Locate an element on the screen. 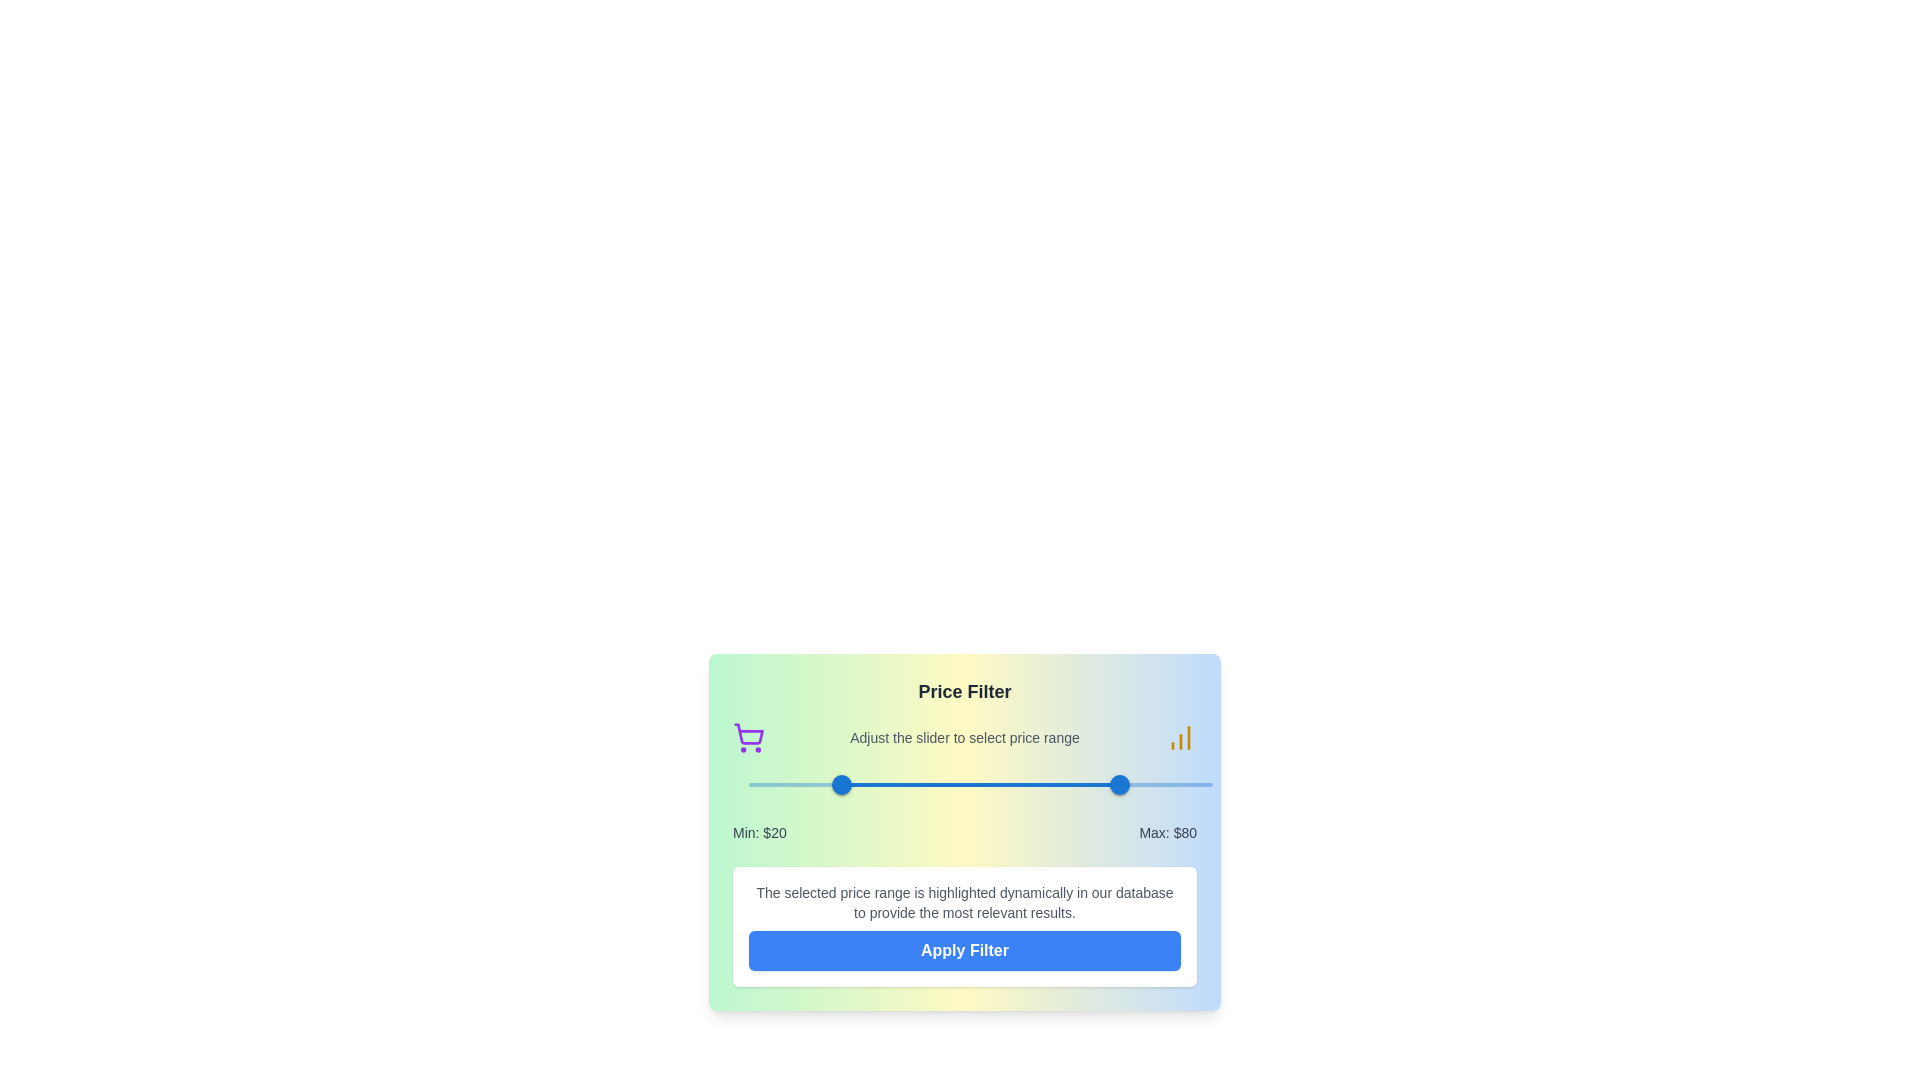 The height and width of the screenshot is (1080, 1920). slider value is located at coordinates (1117, 784).